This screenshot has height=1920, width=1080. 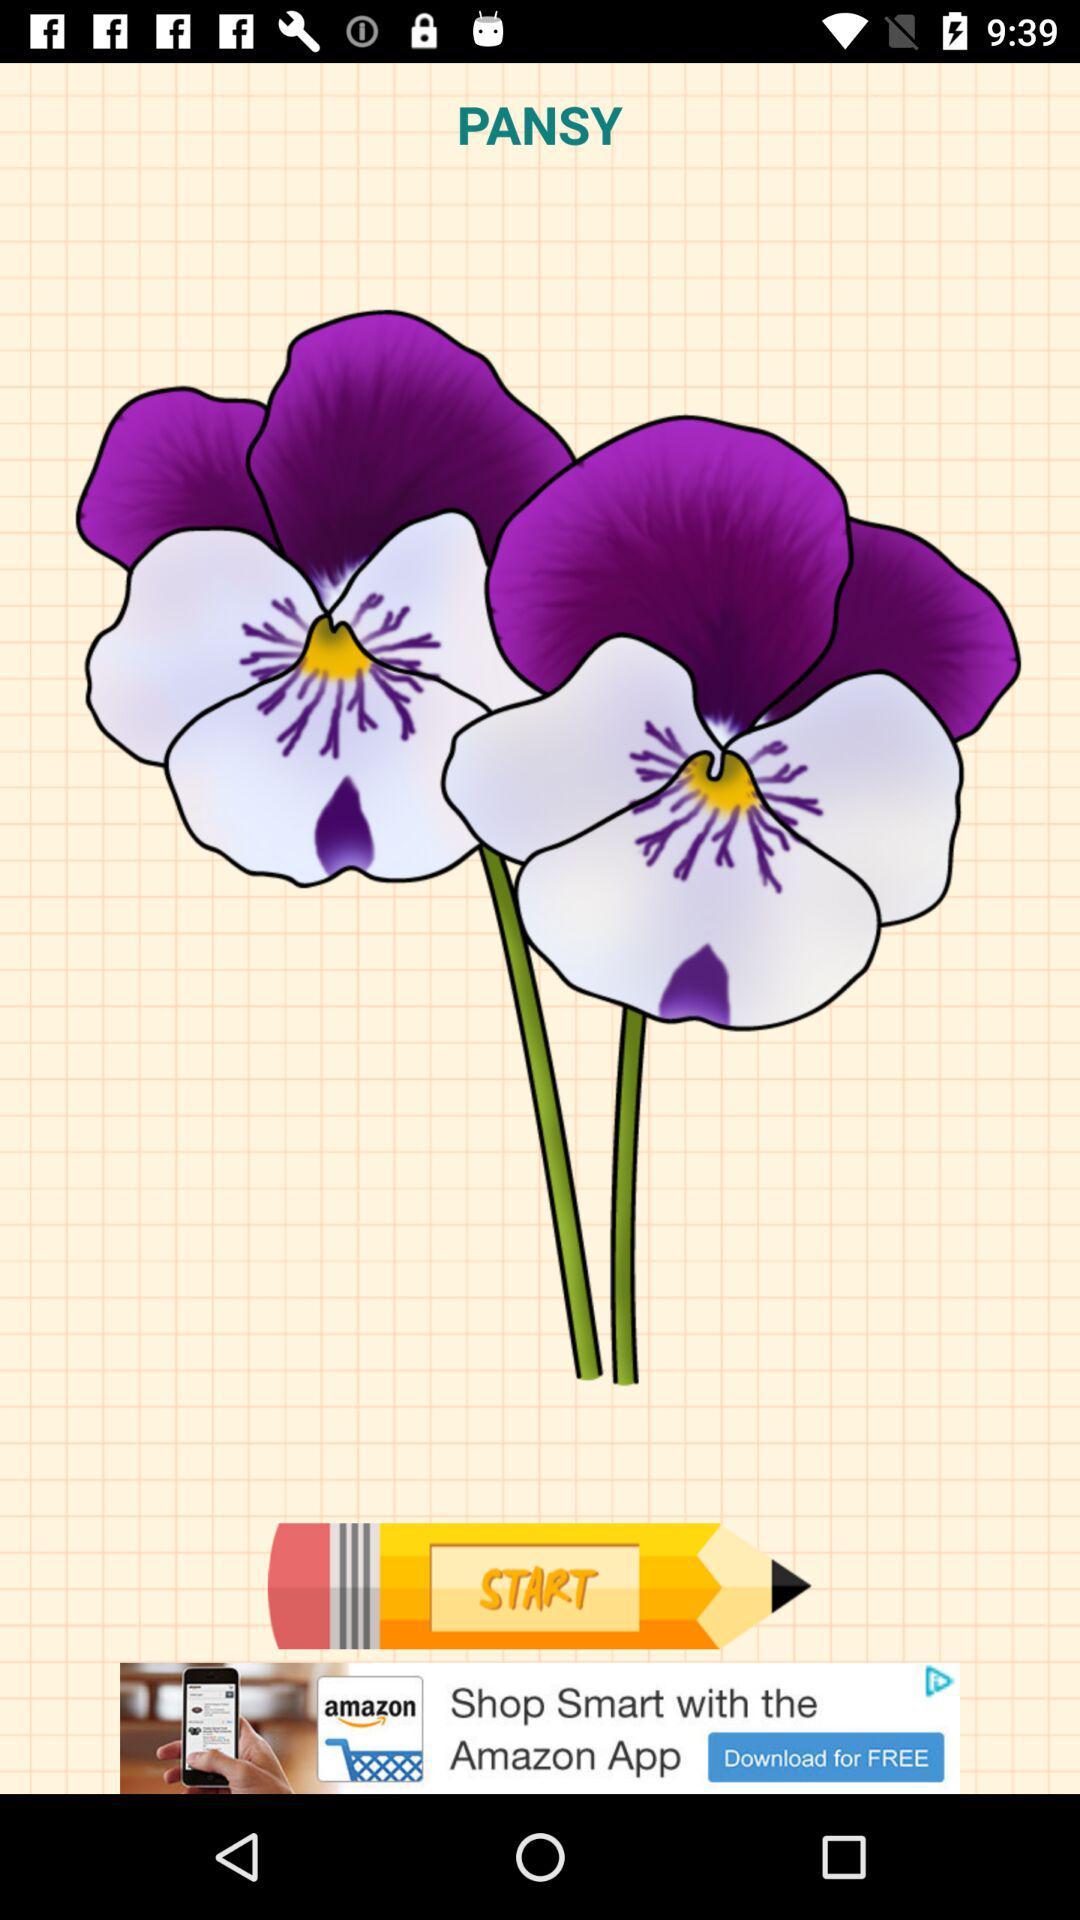 What do you see at coordinates (538, 1585) in the screenshot?
I see `start drawing` at bounding box center [538, 1585].